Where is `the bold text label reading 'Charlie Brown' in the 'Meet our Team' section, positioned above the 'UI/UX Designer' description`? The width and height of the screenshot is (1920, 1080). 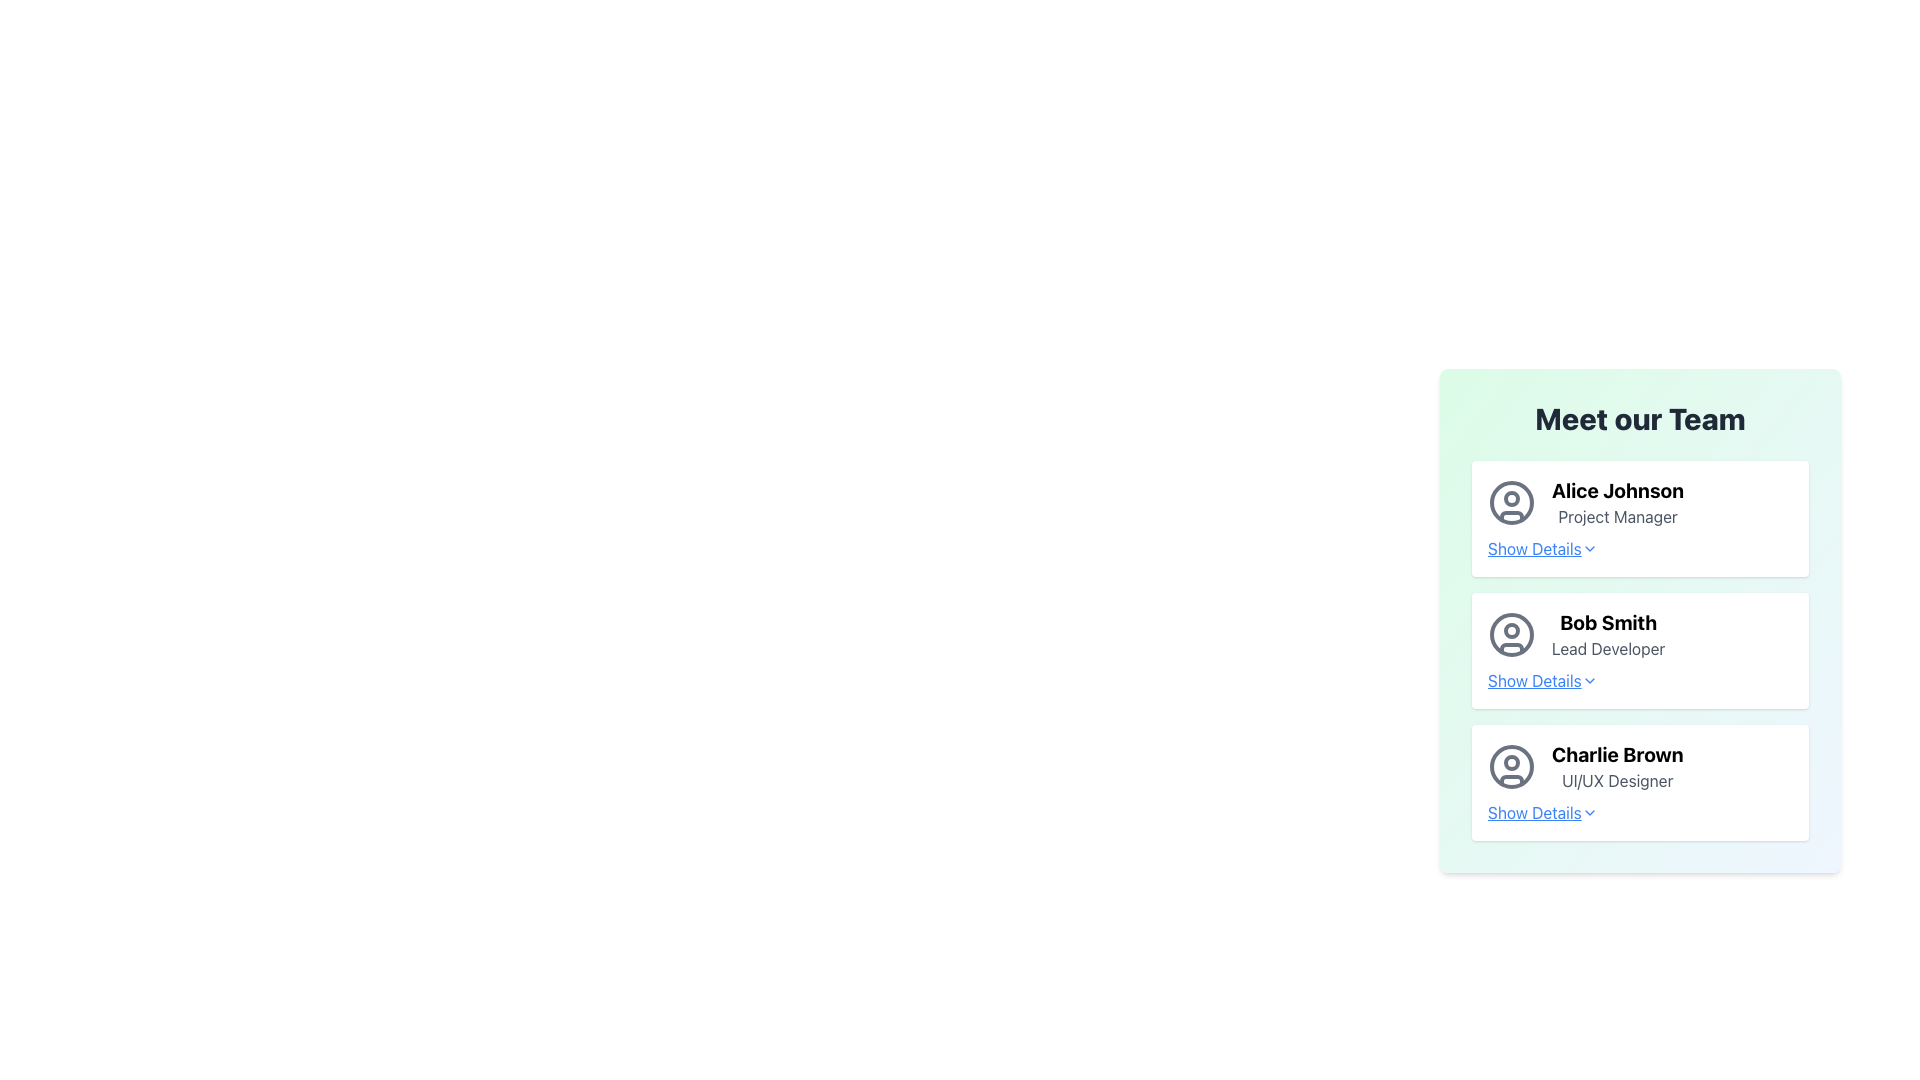
the bold text label reading 'Charlie Brown' in the 'Meet our Team' section, positioned above the 'UI/UX Designer' description is located at coordinates (1617, 755).